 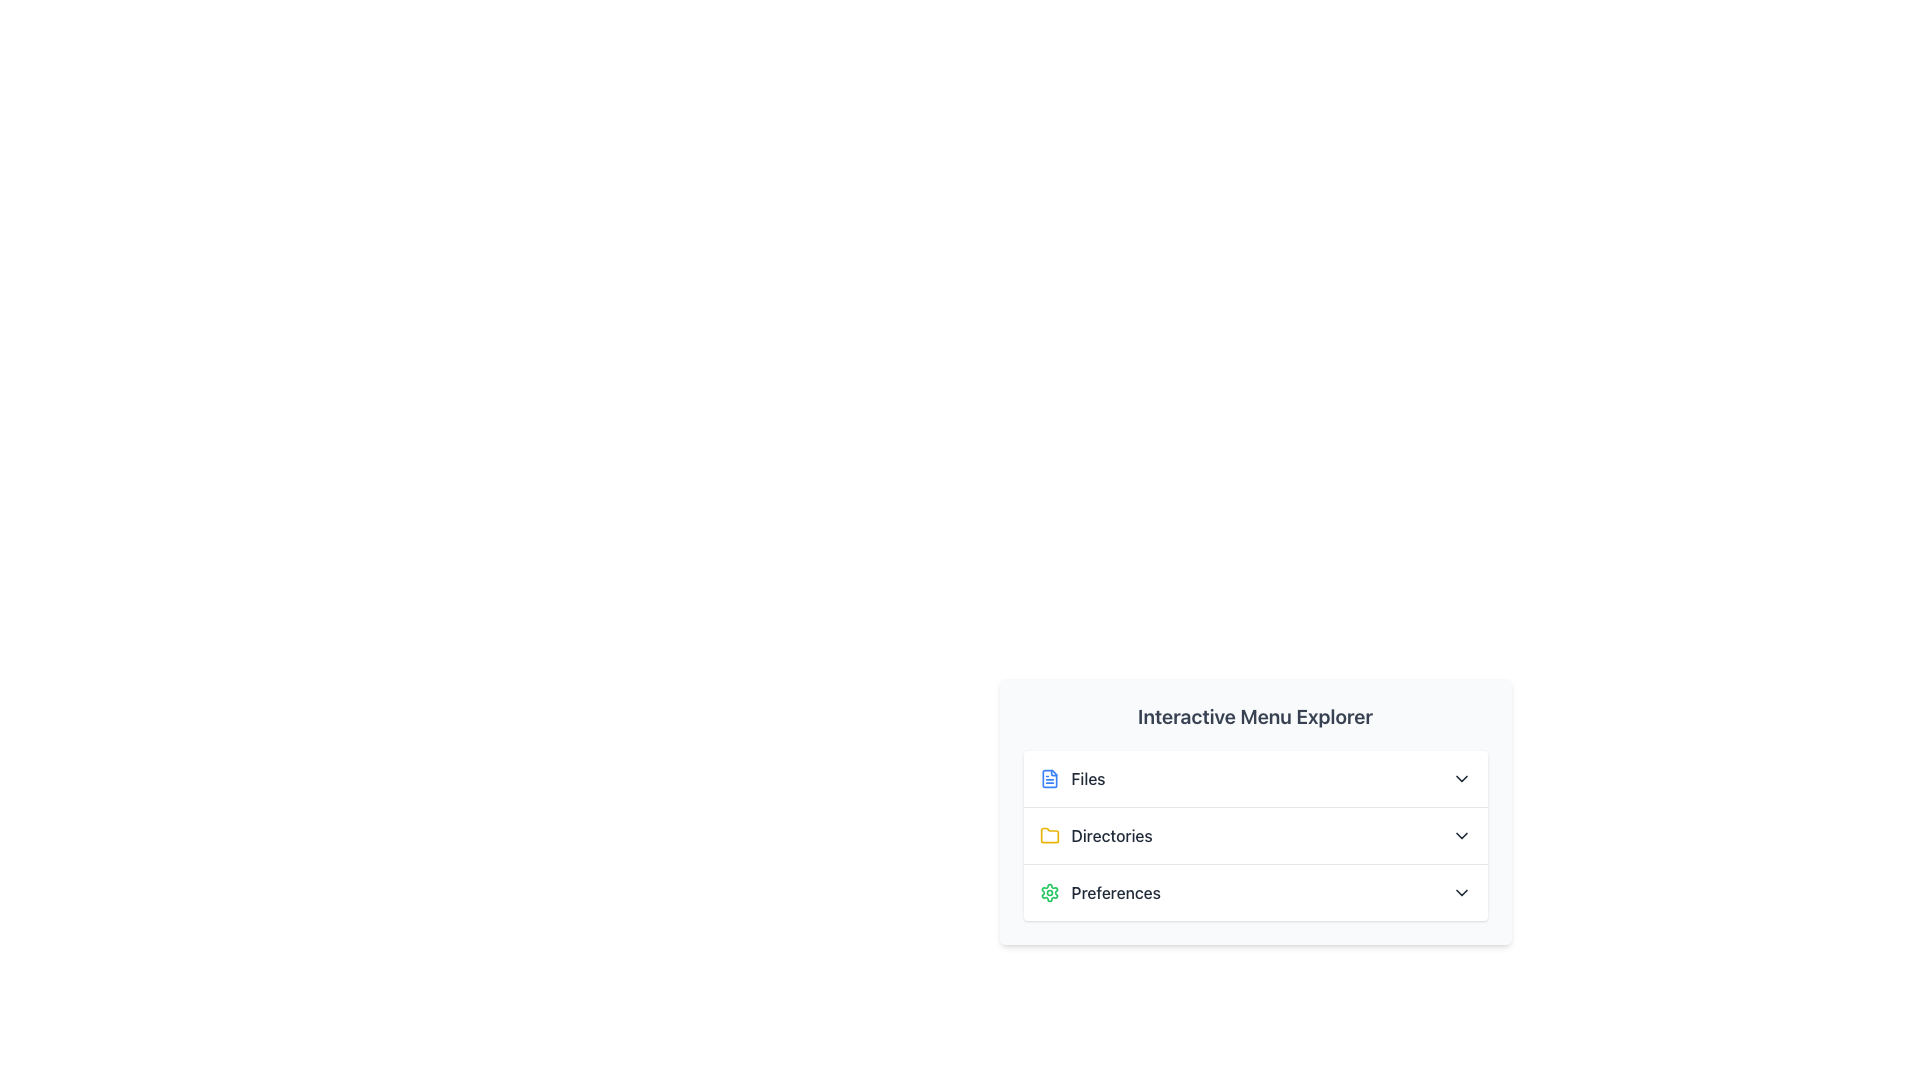 What do you see at coordinates (1048, 778) in the screenshot?
I see `the blue document icon located to the left of the 'Files' label` at bounding box center [1048, 778].